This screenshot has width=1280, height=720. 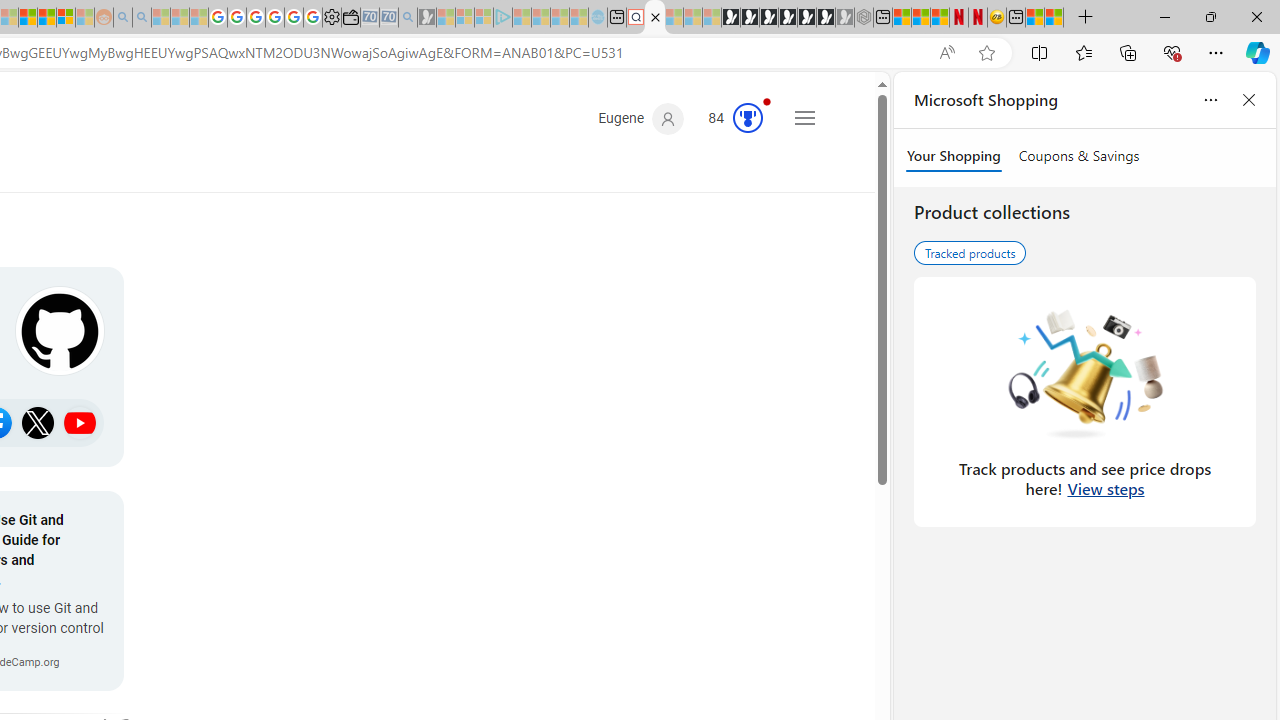 What do you see at coordinates (389, 17) in the screenshot?
I see `'Cheap Car Rentals - Save70.com - Sleeping'` at bounding box center [389, 17].